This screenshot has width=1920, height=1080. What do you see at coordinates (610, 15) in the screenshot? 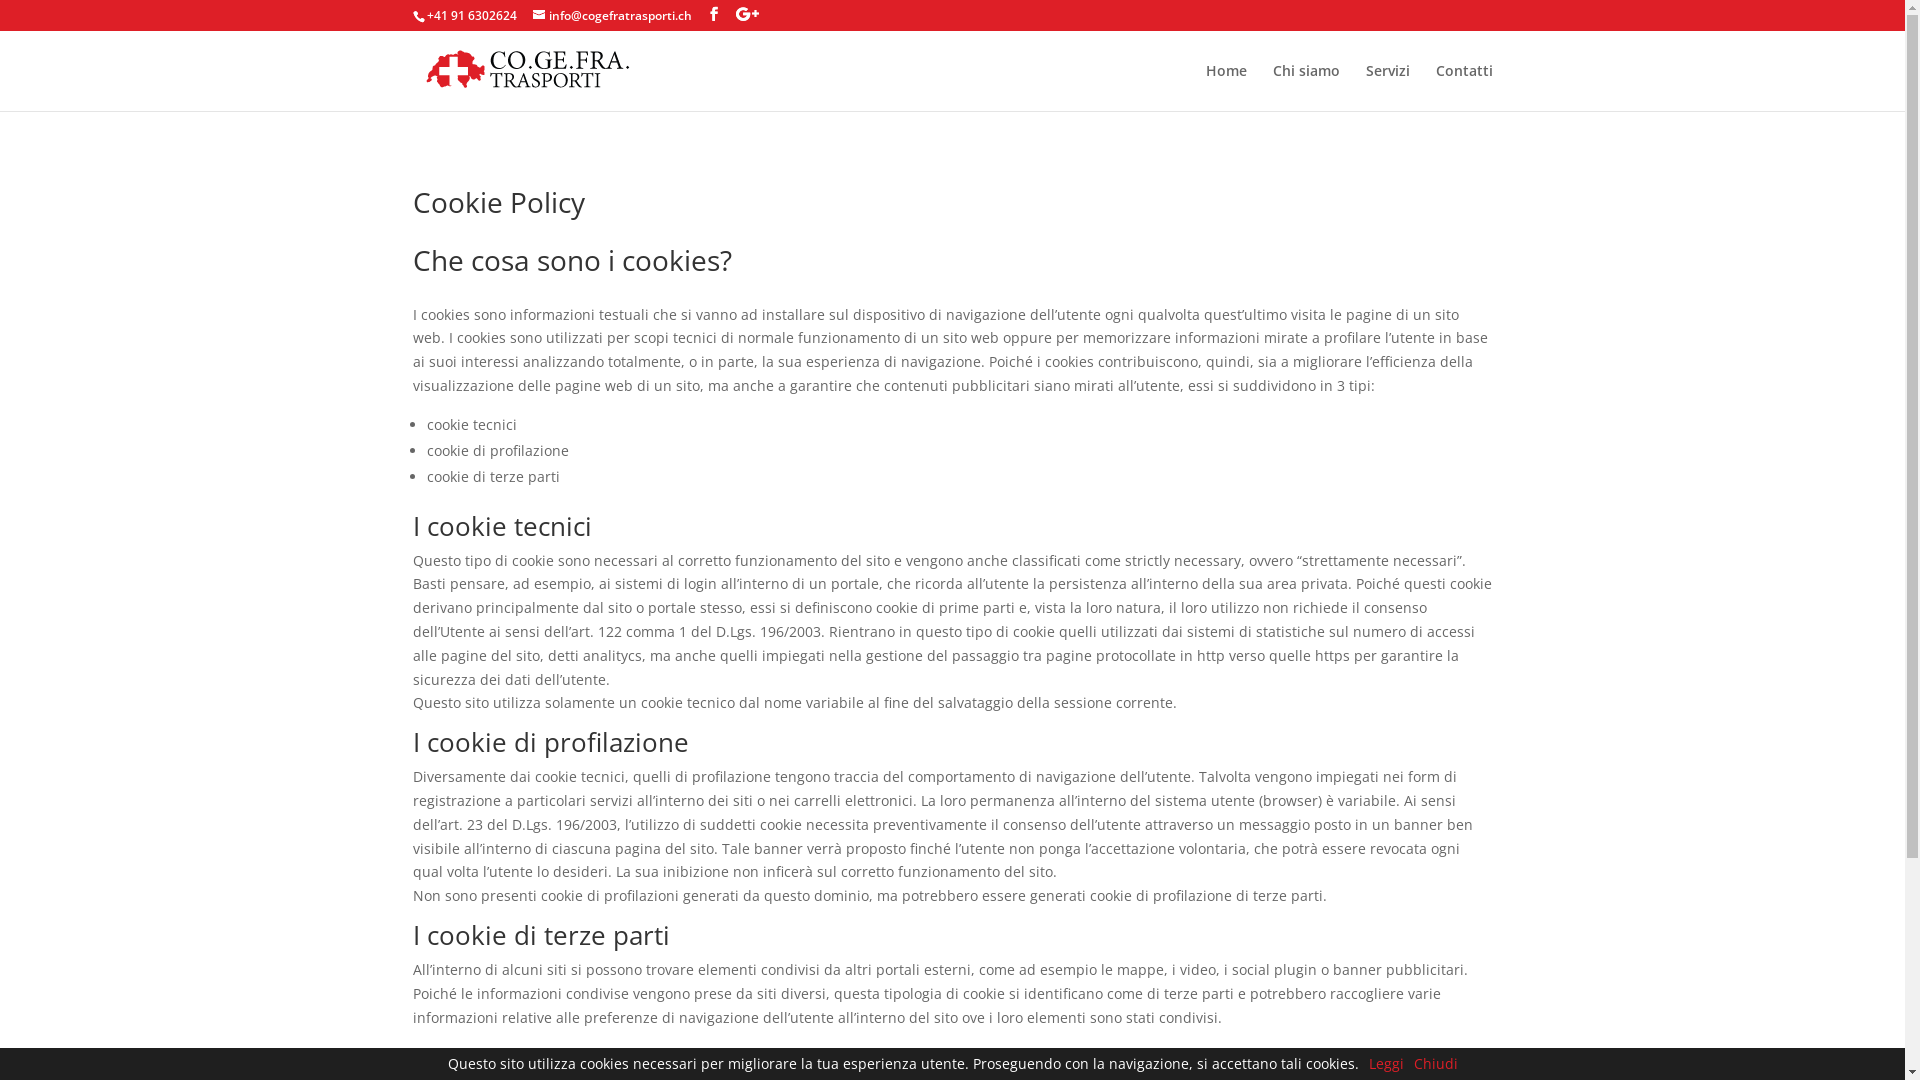
I see `'info@cogefratrasporti.ch'` at bounding box center [610, 15].